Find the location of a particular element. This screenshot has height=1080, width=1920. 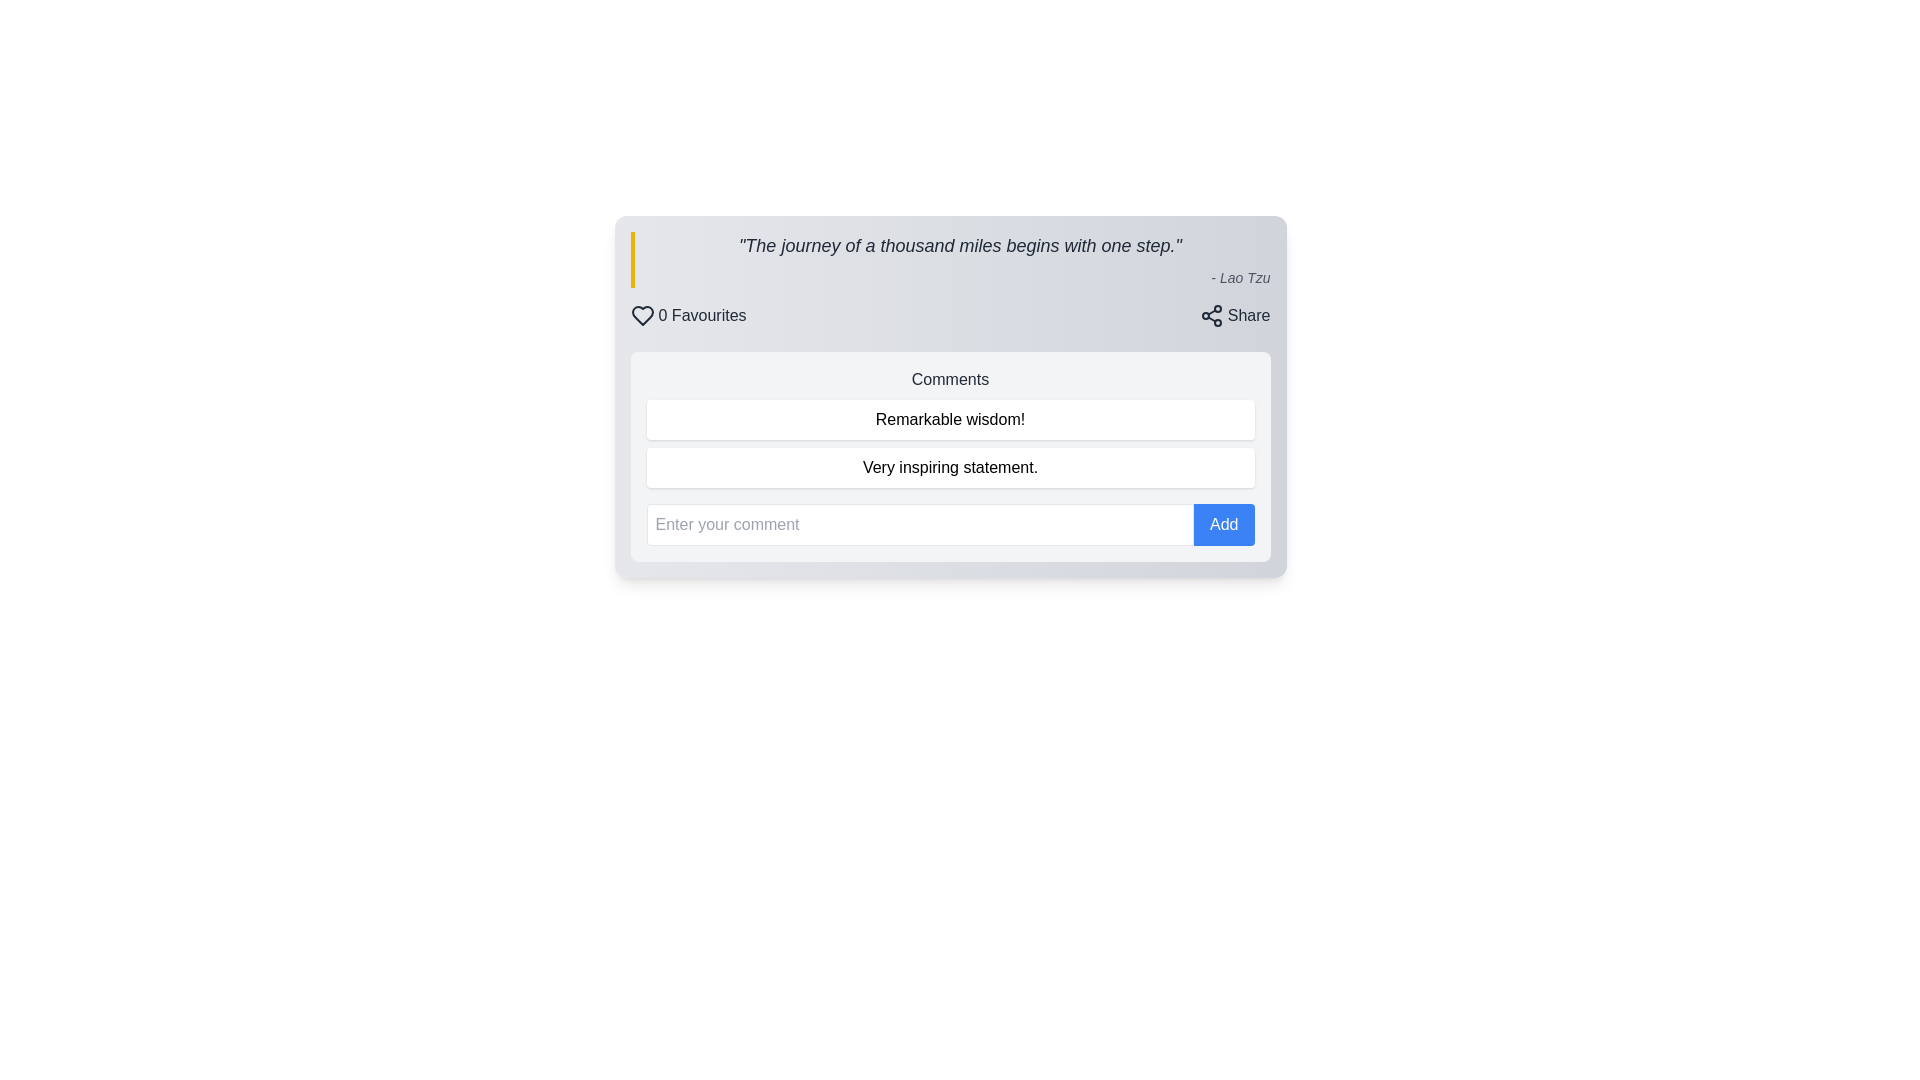

the share icon, which is a minimalist design featuring three interconnected circles and two diagonal lines, located on the right side of the interface near the 'Share' text is located at coordinates (1210, 315).